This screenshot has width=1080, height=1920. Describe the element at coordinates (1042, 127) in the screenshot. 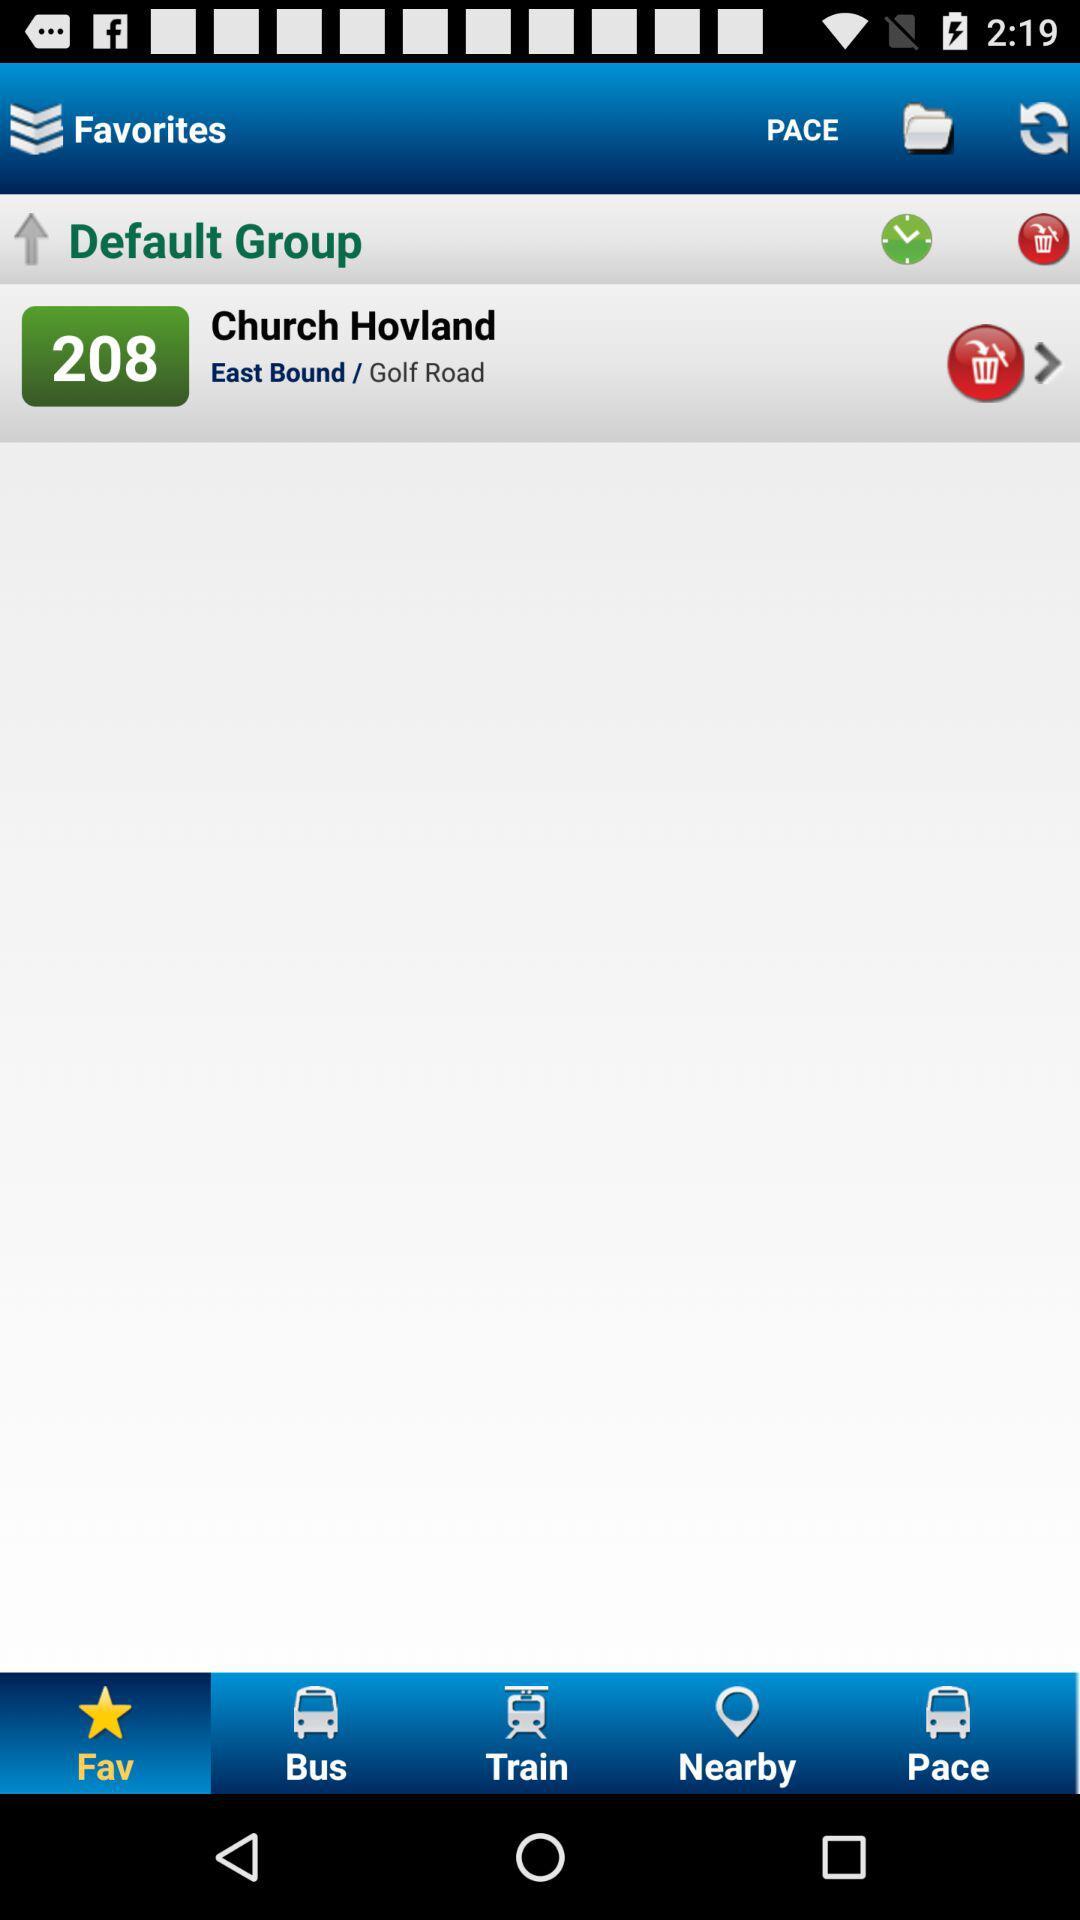

I see `refresh` at that location.